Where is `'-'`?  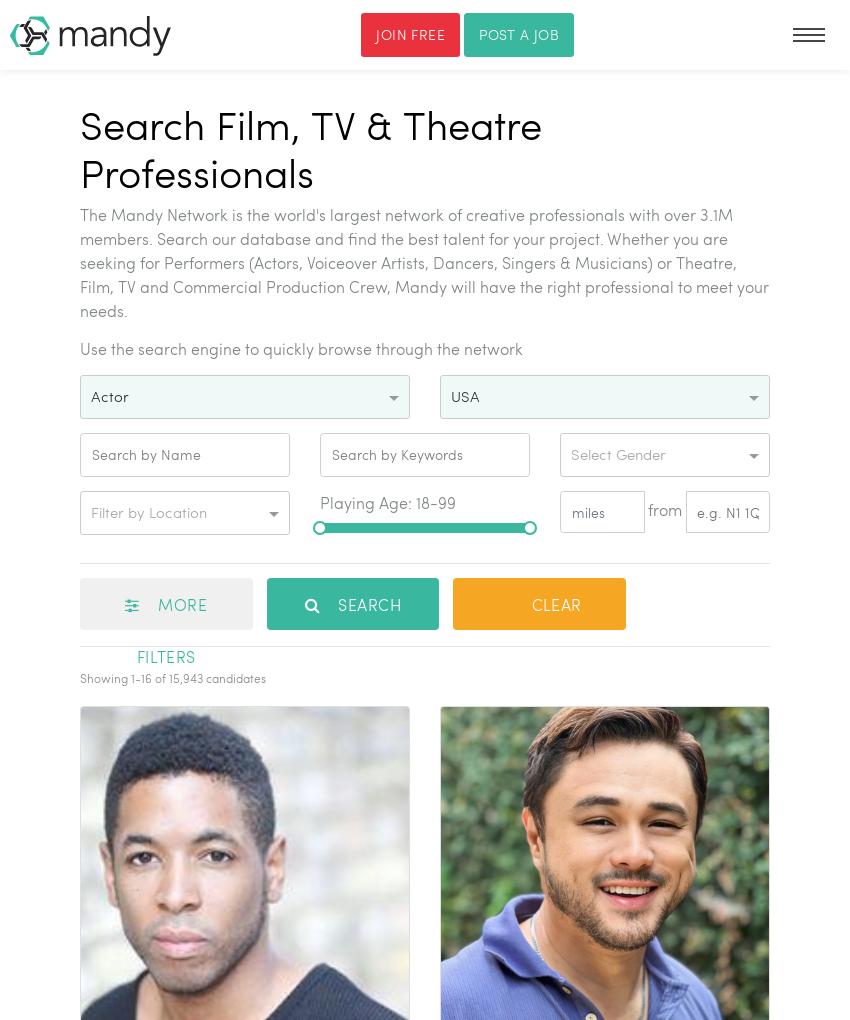 '-' is located at coordinates (138, 676).